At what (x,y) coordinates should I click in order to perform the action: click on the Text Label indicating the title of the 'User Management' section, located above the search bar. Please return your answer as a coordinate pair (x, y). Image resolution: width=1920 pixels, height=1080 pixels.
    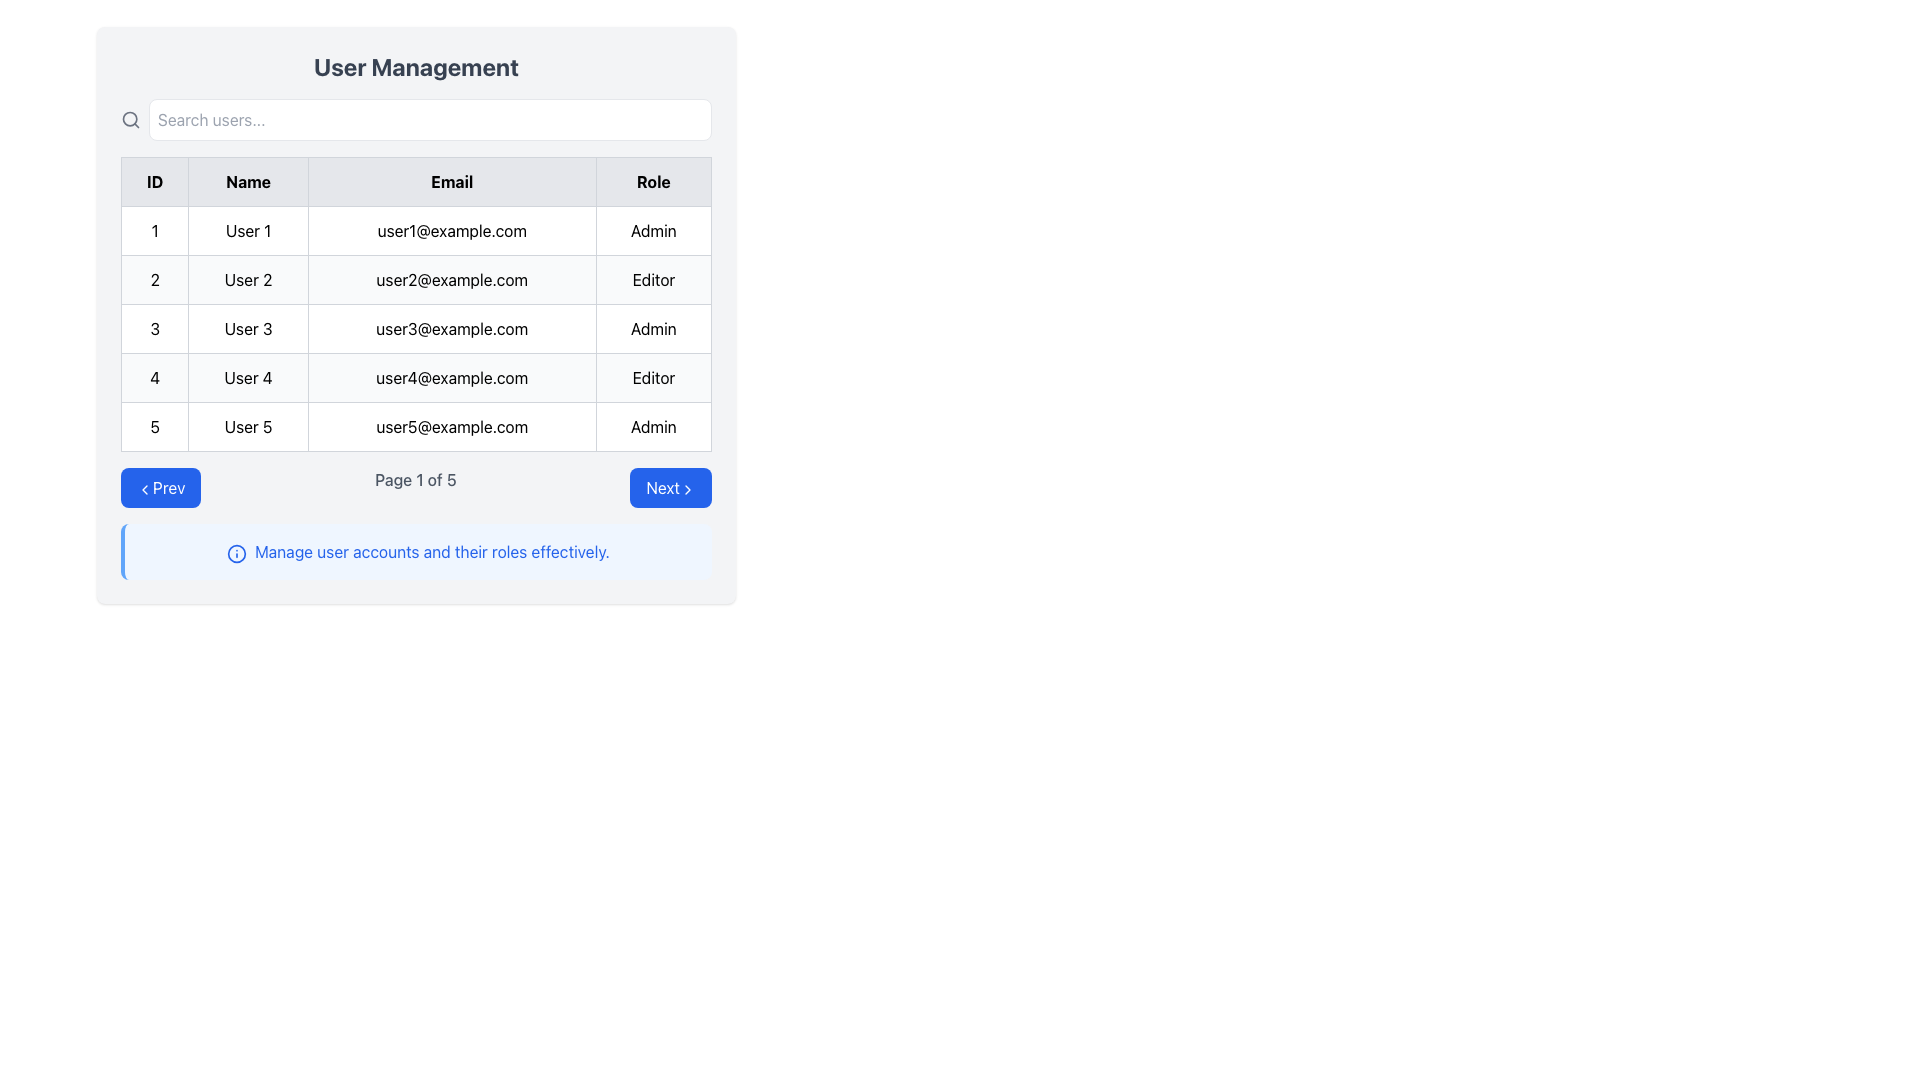
    Looking at the image, I should click on (415, 65).